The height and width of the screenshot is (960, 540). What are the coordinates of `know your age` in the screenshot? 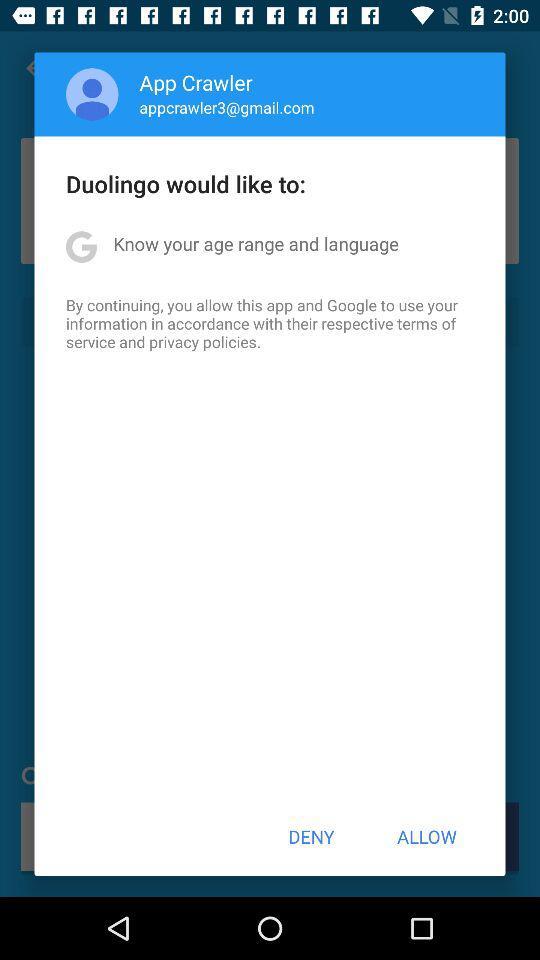 It's located at (256, 242).